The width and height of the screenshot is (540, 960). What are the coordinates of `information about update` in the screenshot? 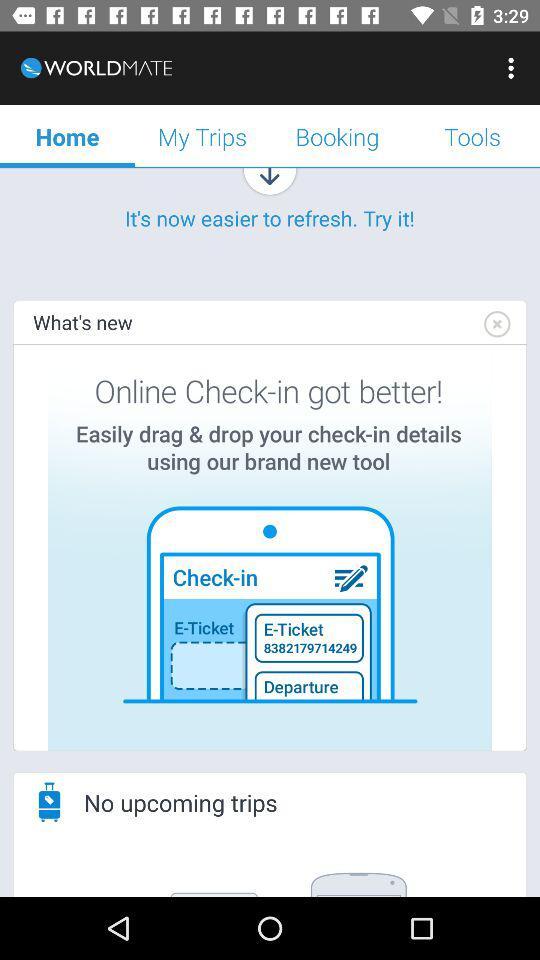 It's located at (270, 547).